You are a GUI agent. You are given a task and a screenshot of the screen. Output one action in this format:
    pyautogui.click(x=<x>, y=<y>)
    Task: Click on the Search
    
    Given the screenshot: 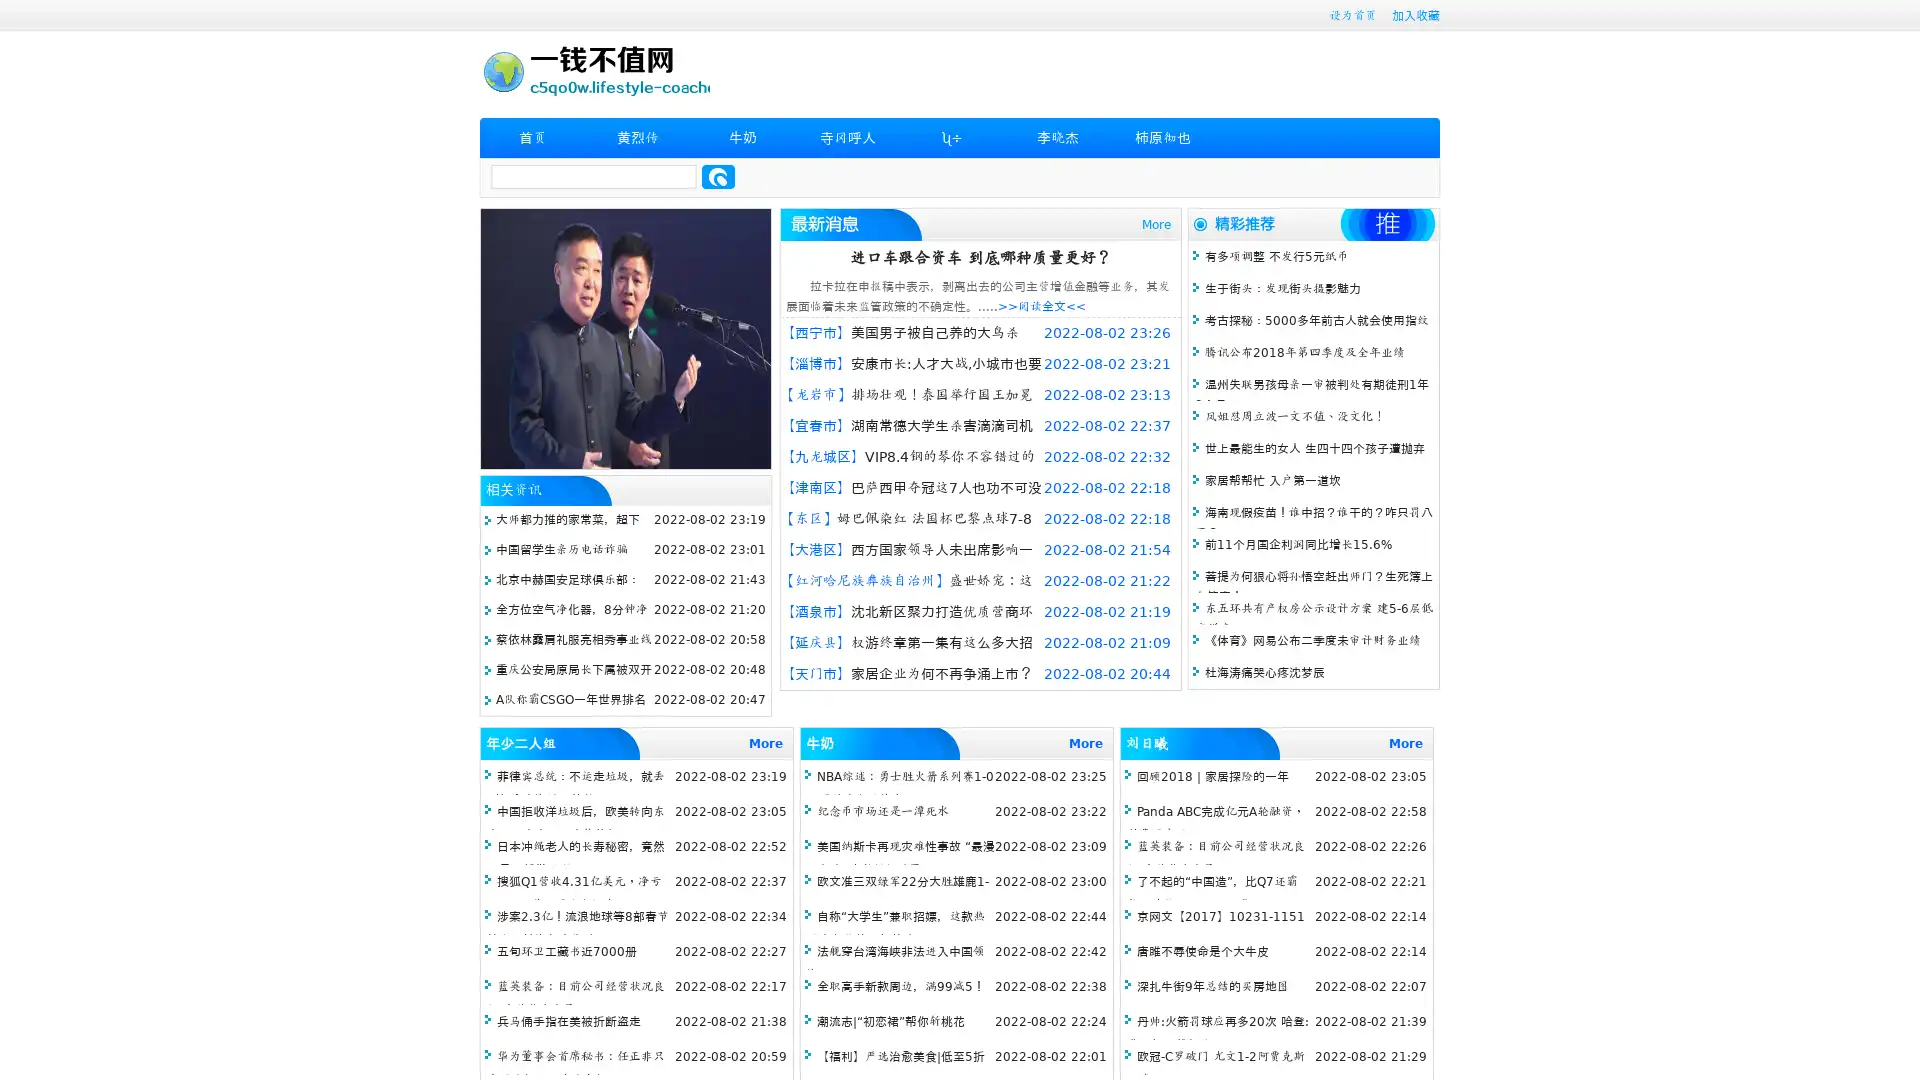 What is the action you would take?
    pyautogui.click(x=718, y=176)
    